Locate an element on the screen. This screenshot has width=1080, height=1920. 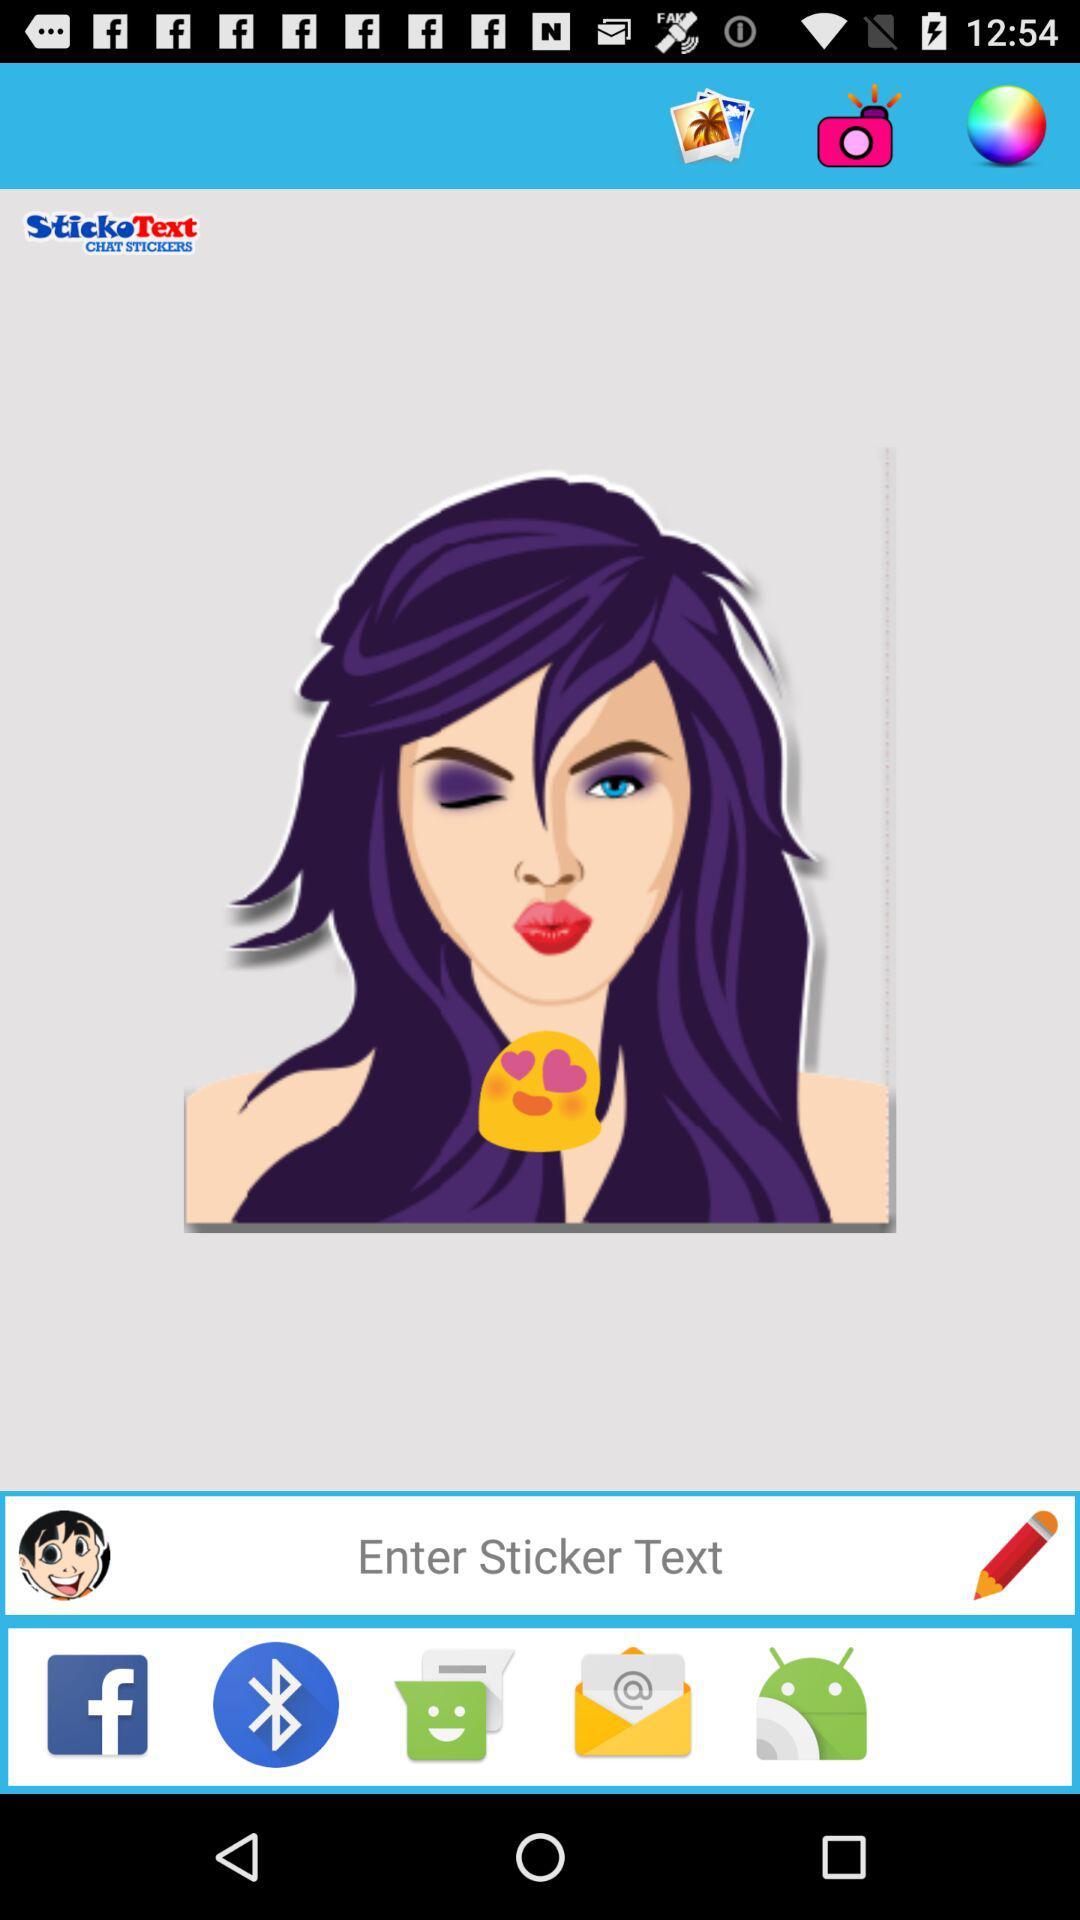
the icon next to bluetooth icon is located at coordinates (455, 1703).